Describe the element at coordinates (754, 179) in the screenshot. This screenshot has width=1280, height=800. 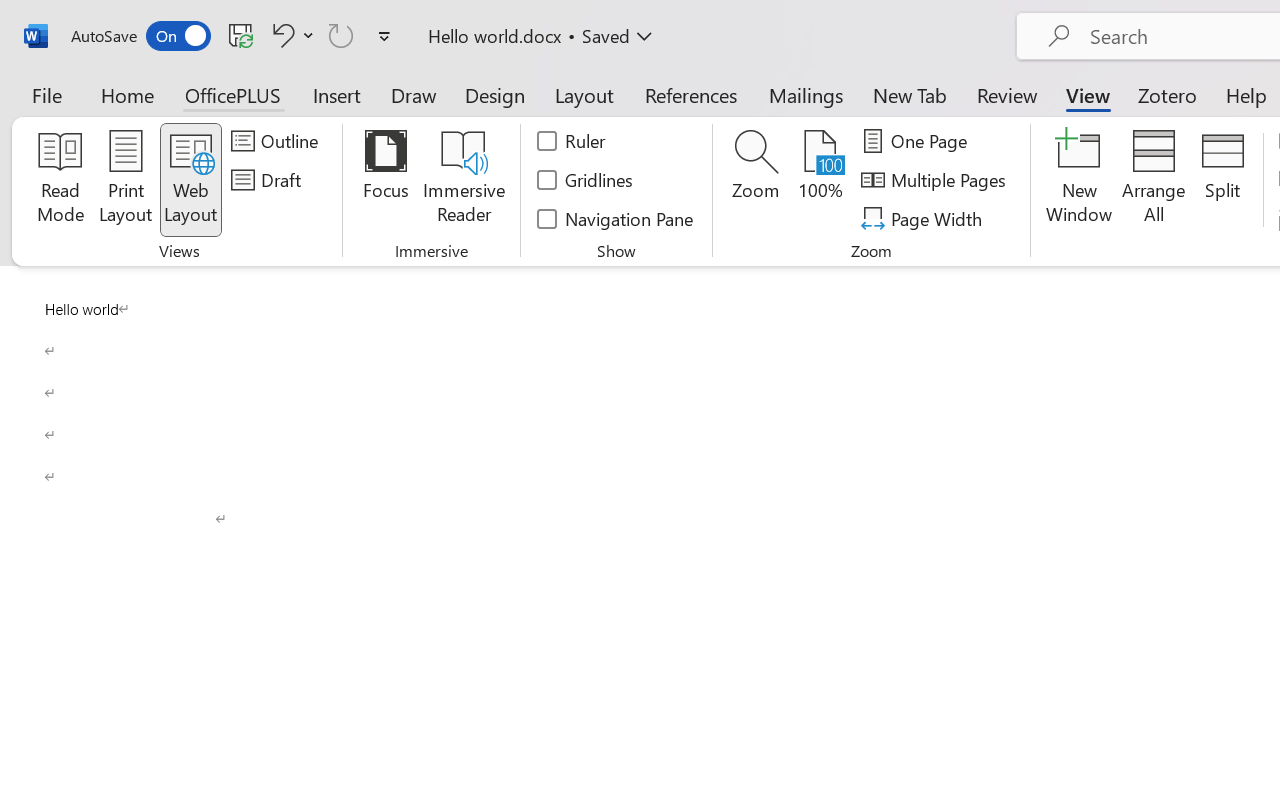
I see `'Zoom...'` at that location.